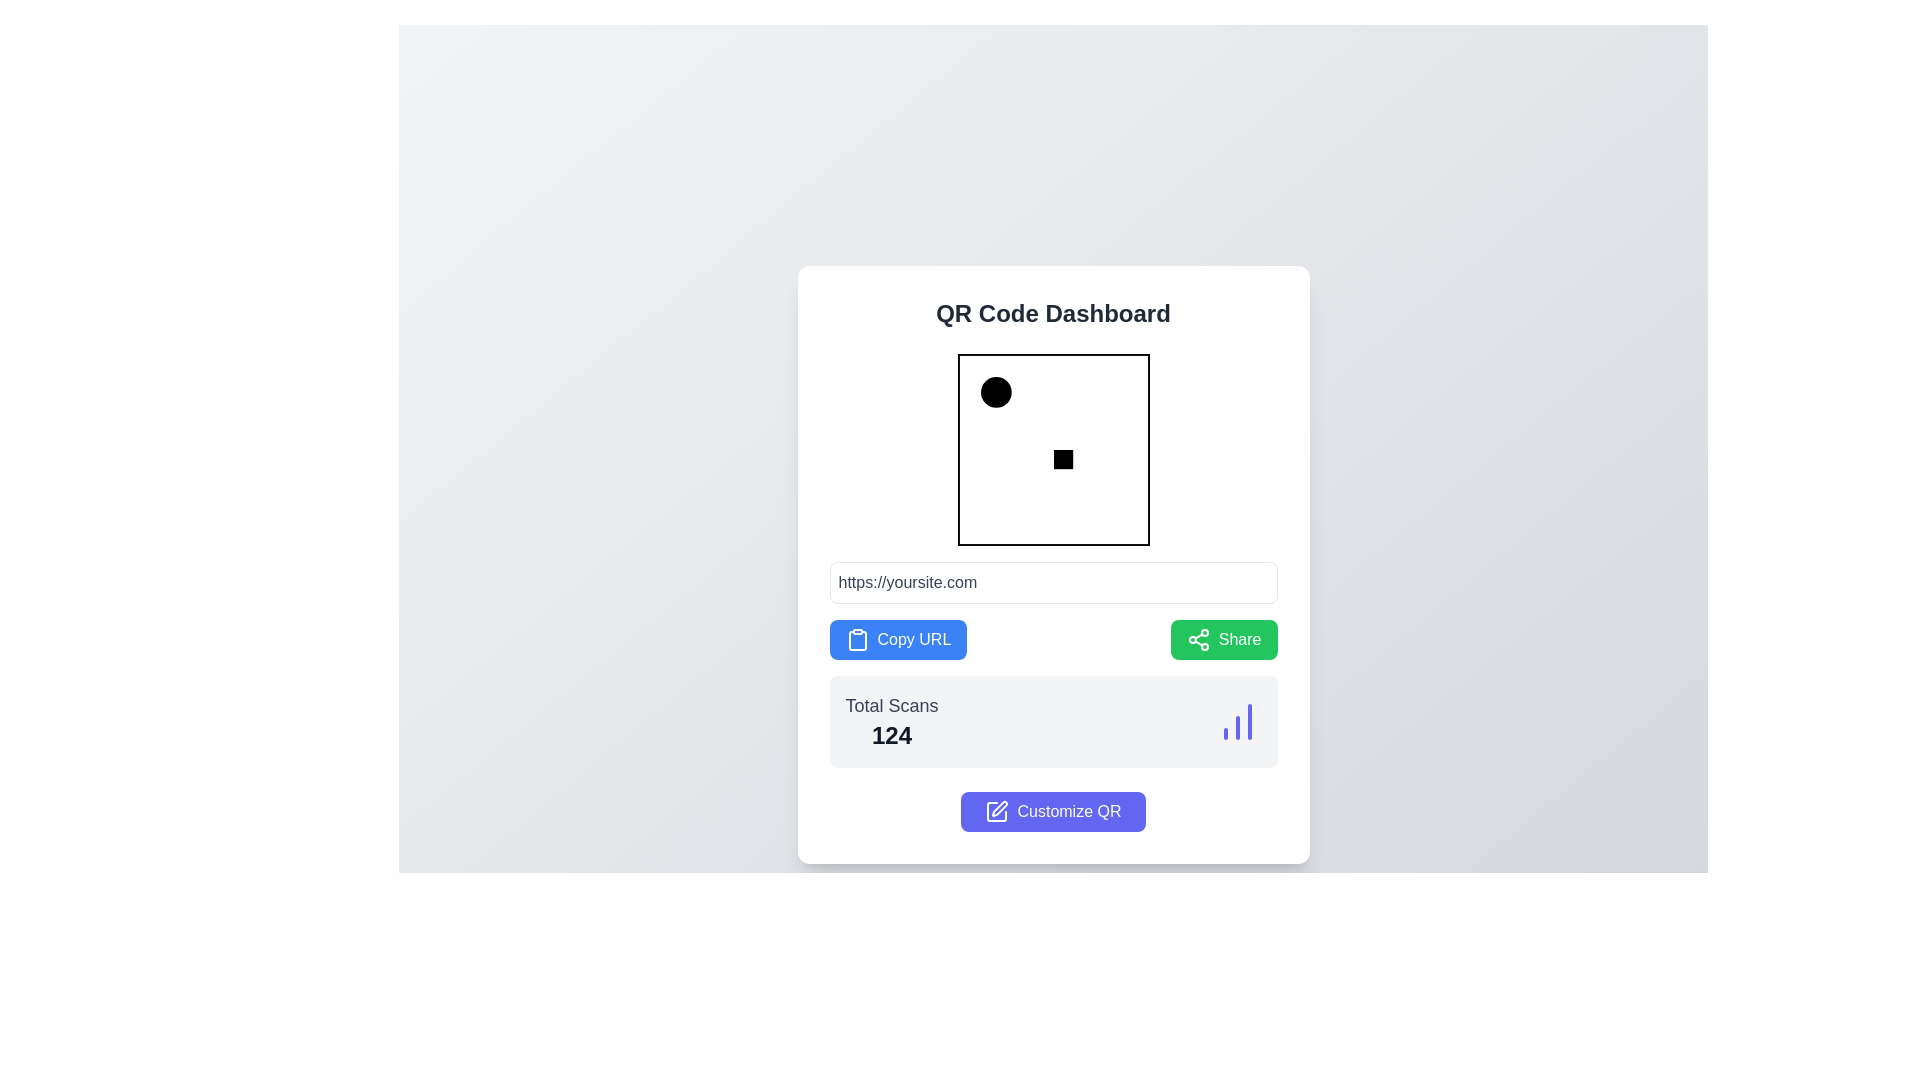  Describe the element at coordinates (897, 640) in the screenshot. I see `the button located in the upper center part of the interface, which copies the URL displayed in the text input field into the clipboard` at that location.